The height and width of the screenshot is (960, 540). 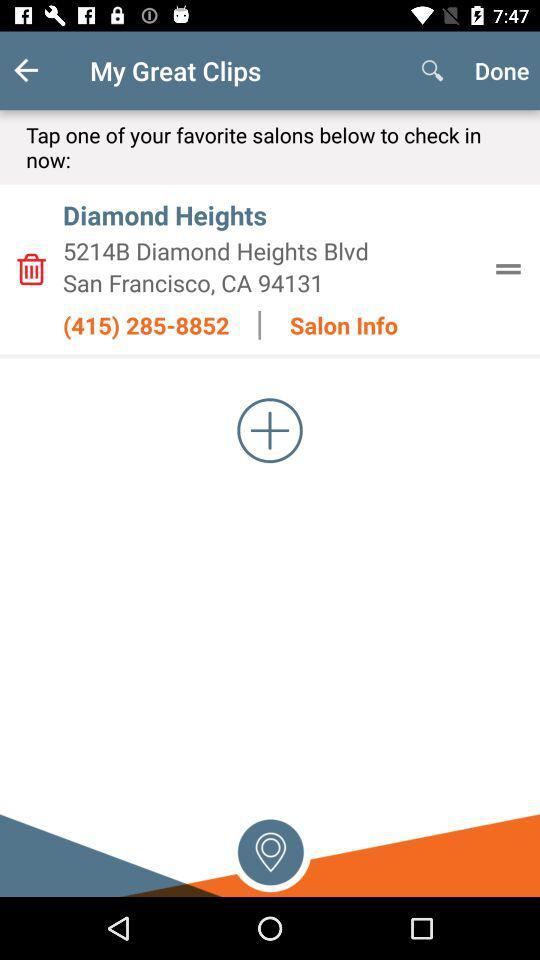 What do you see at coordinates (270, 430) in the screenshot?
I see `more` at bounding box center [270, 430].